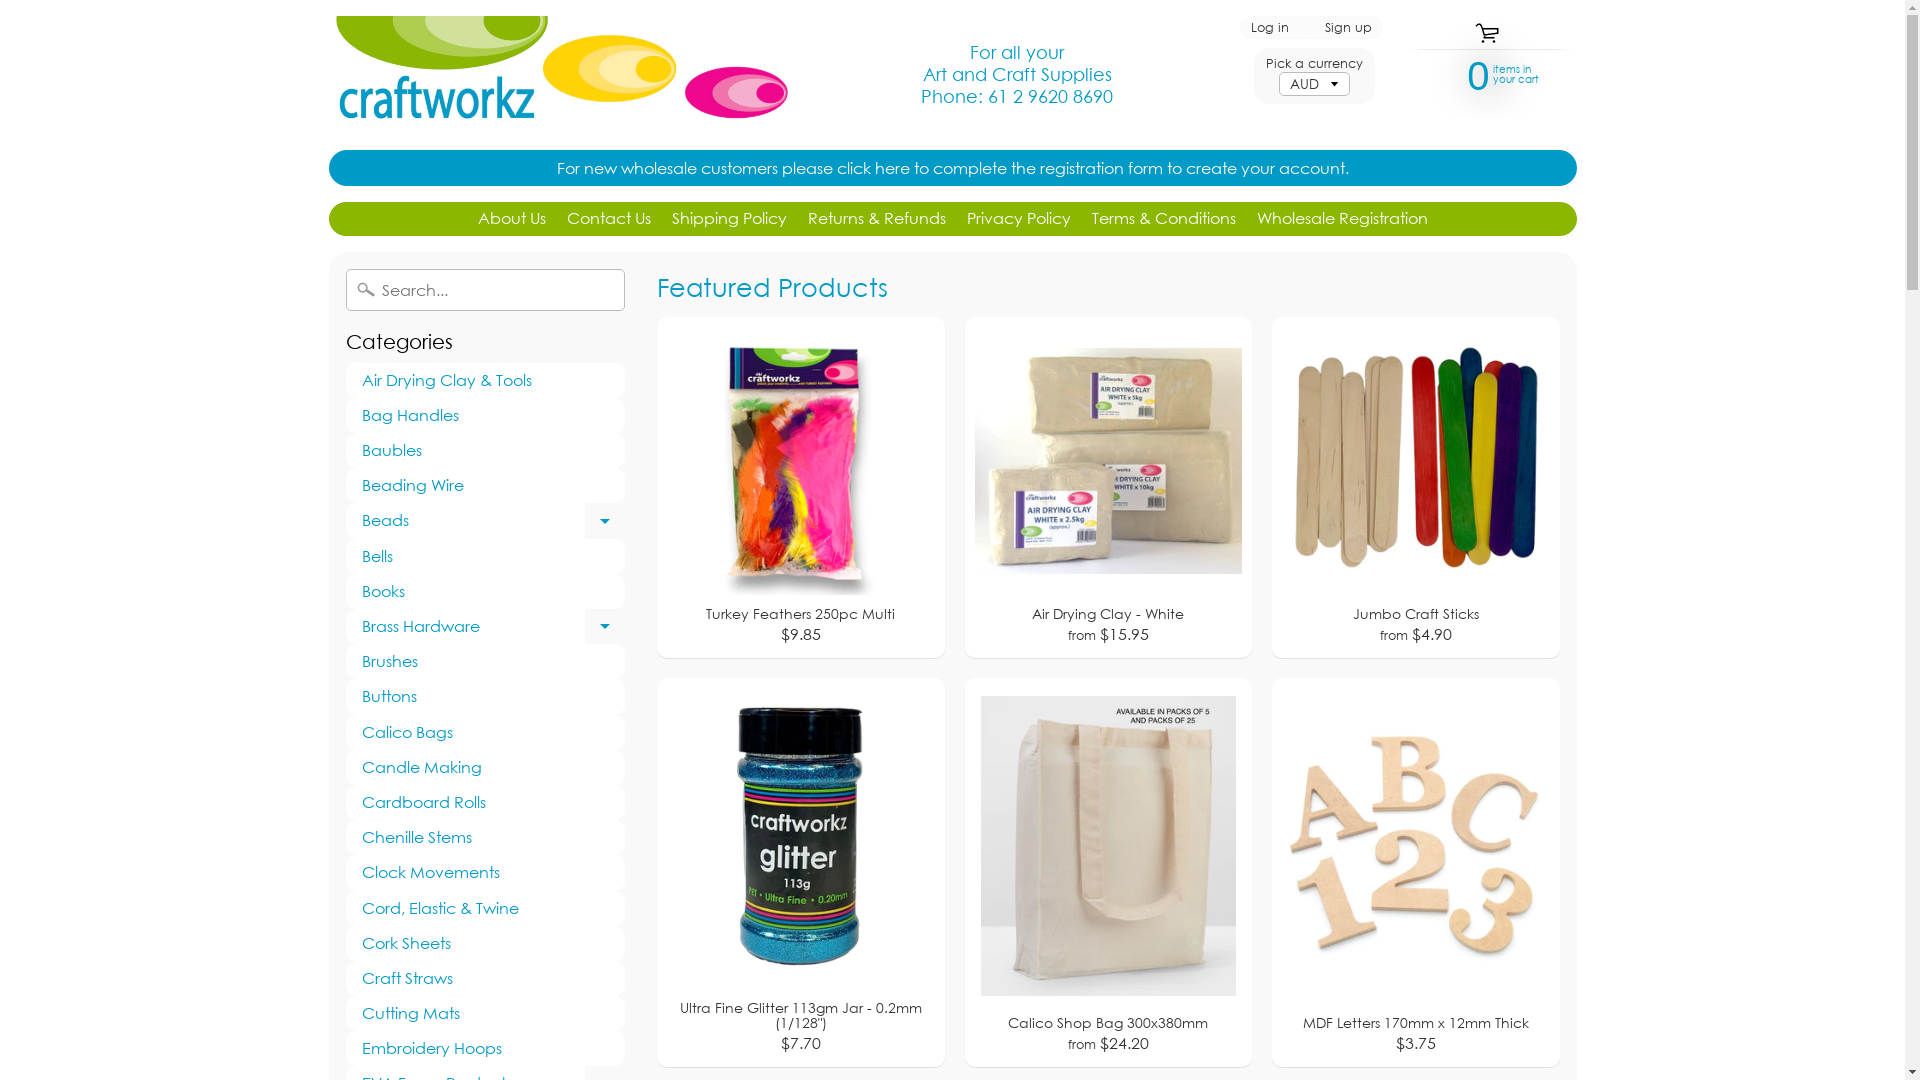 The width and height of the screenshot is (1920, 1080). What do you see at coordinates (485, 556) in the screenshot?
I see `'Bells'` at bounding box center [485, 556].